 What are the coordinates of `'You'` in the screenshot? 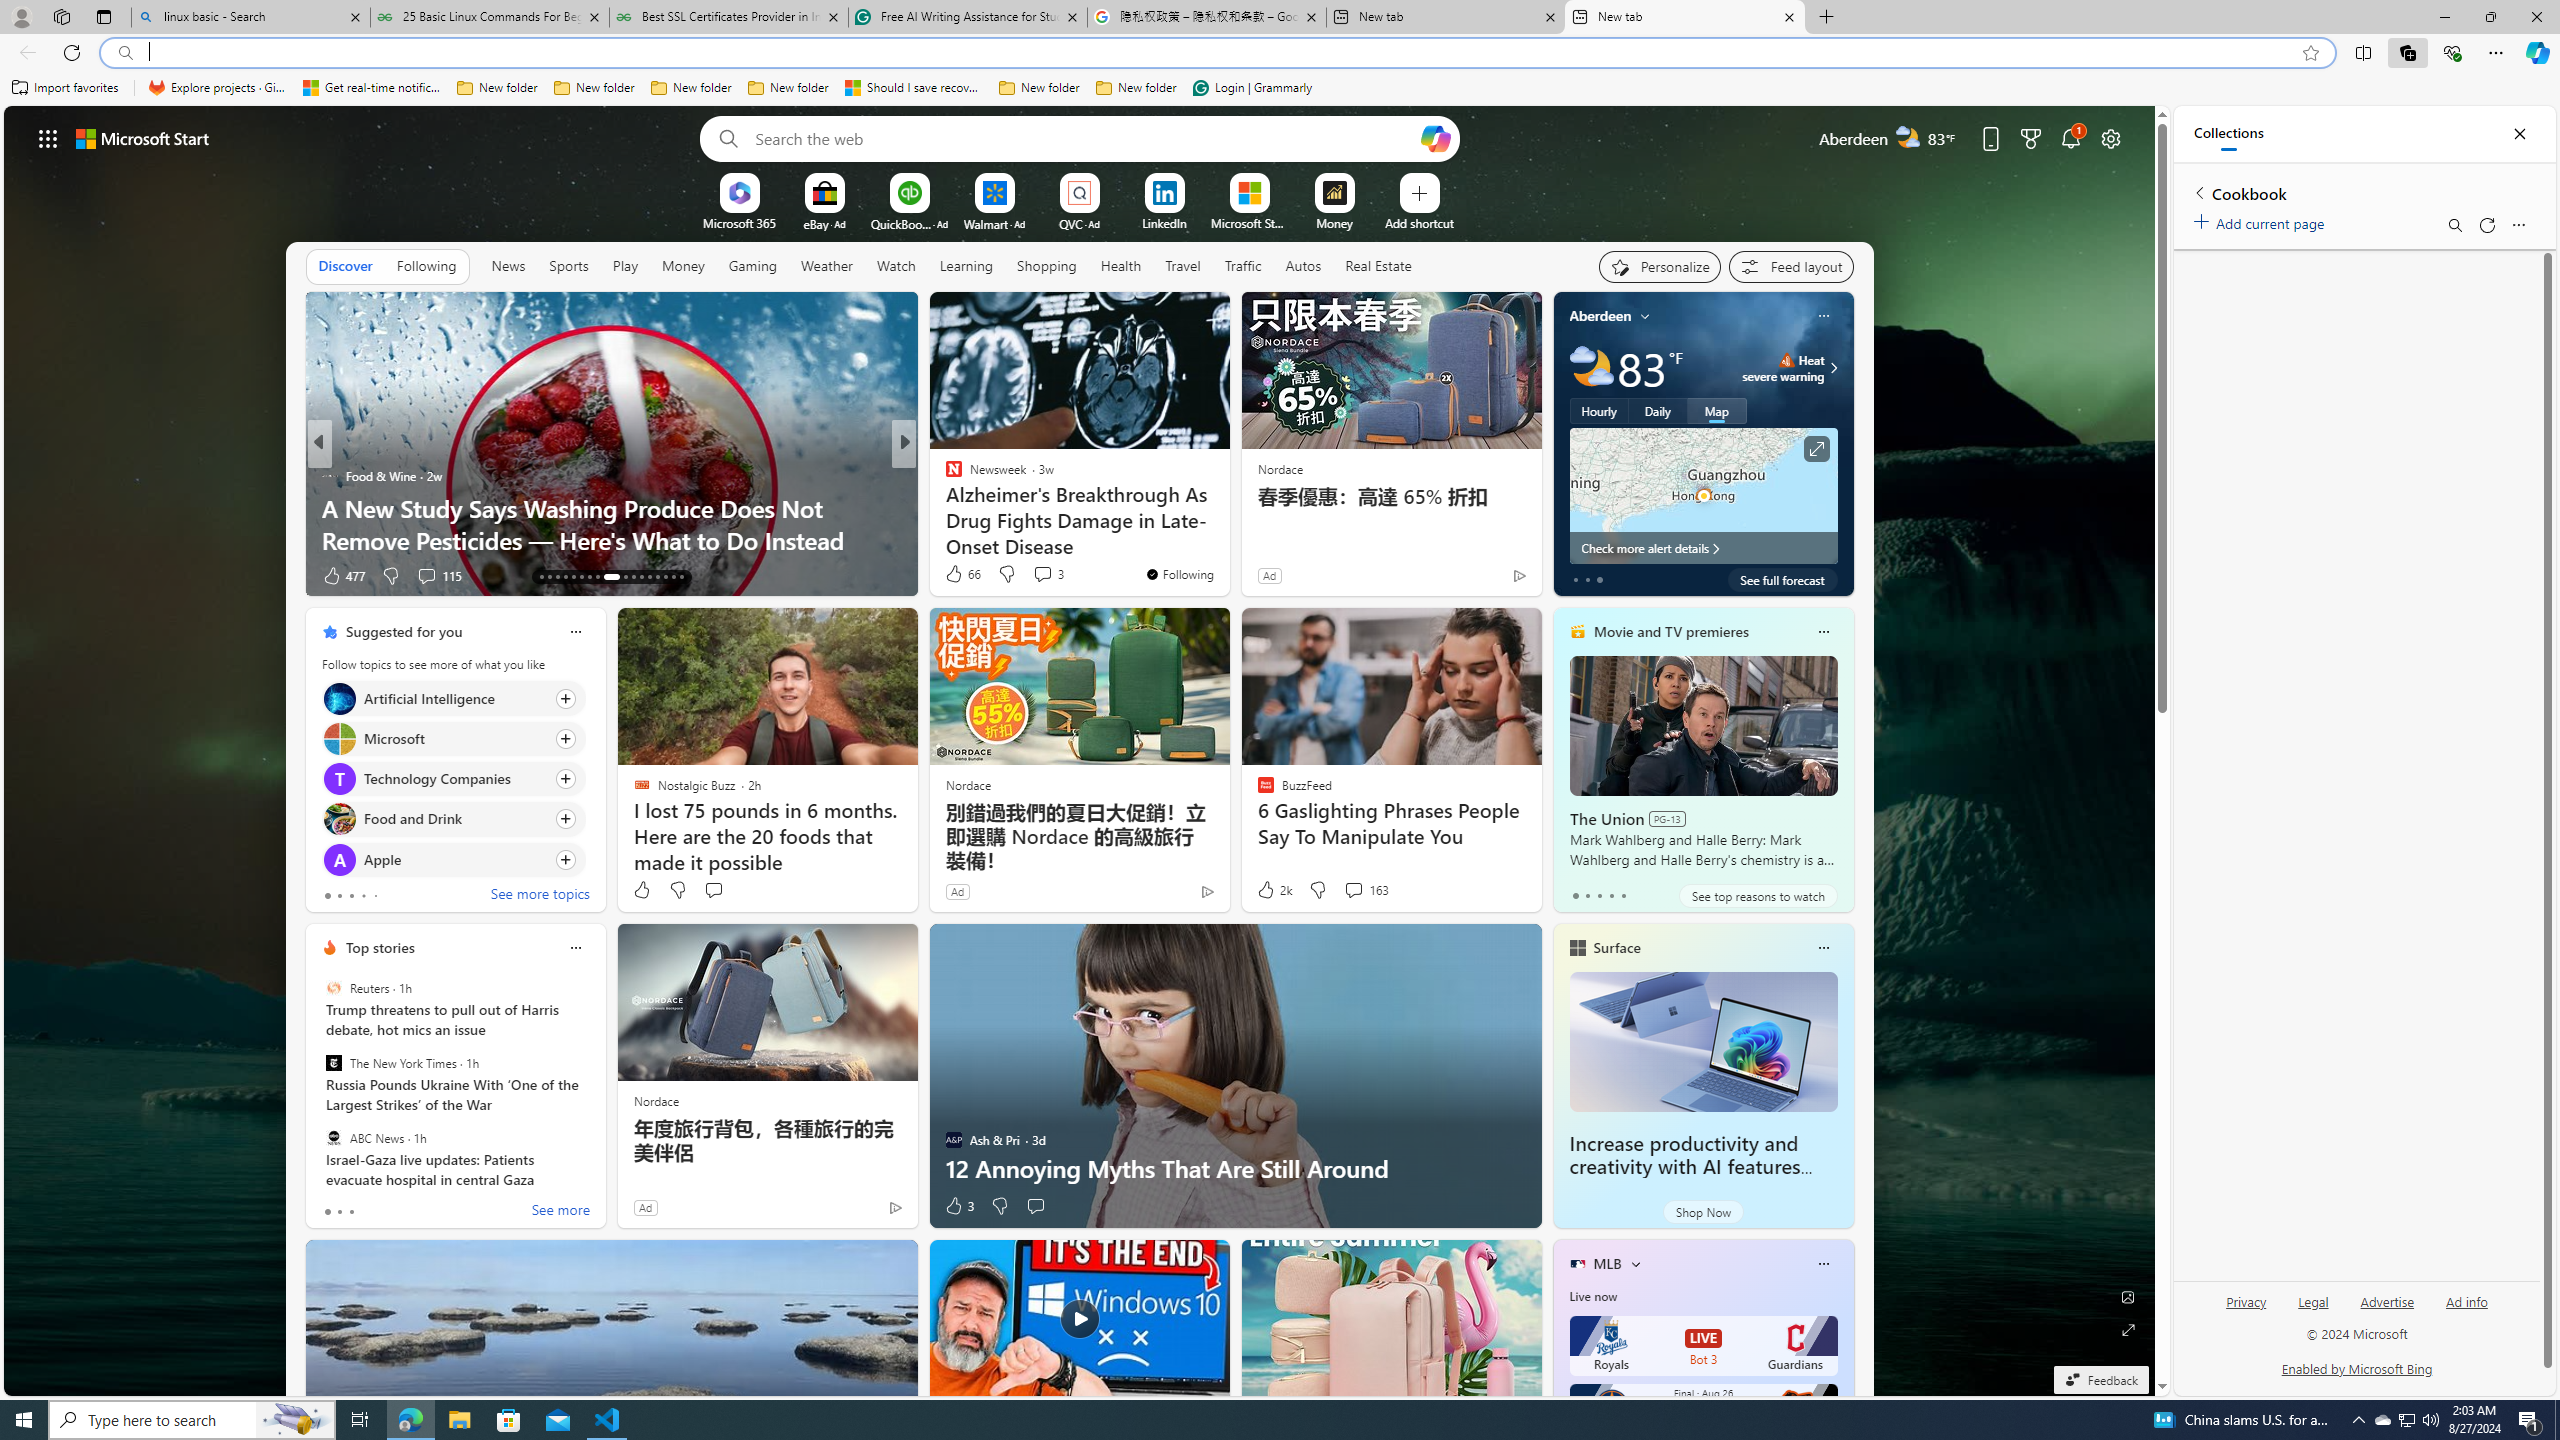 It's located at (1179, 574).